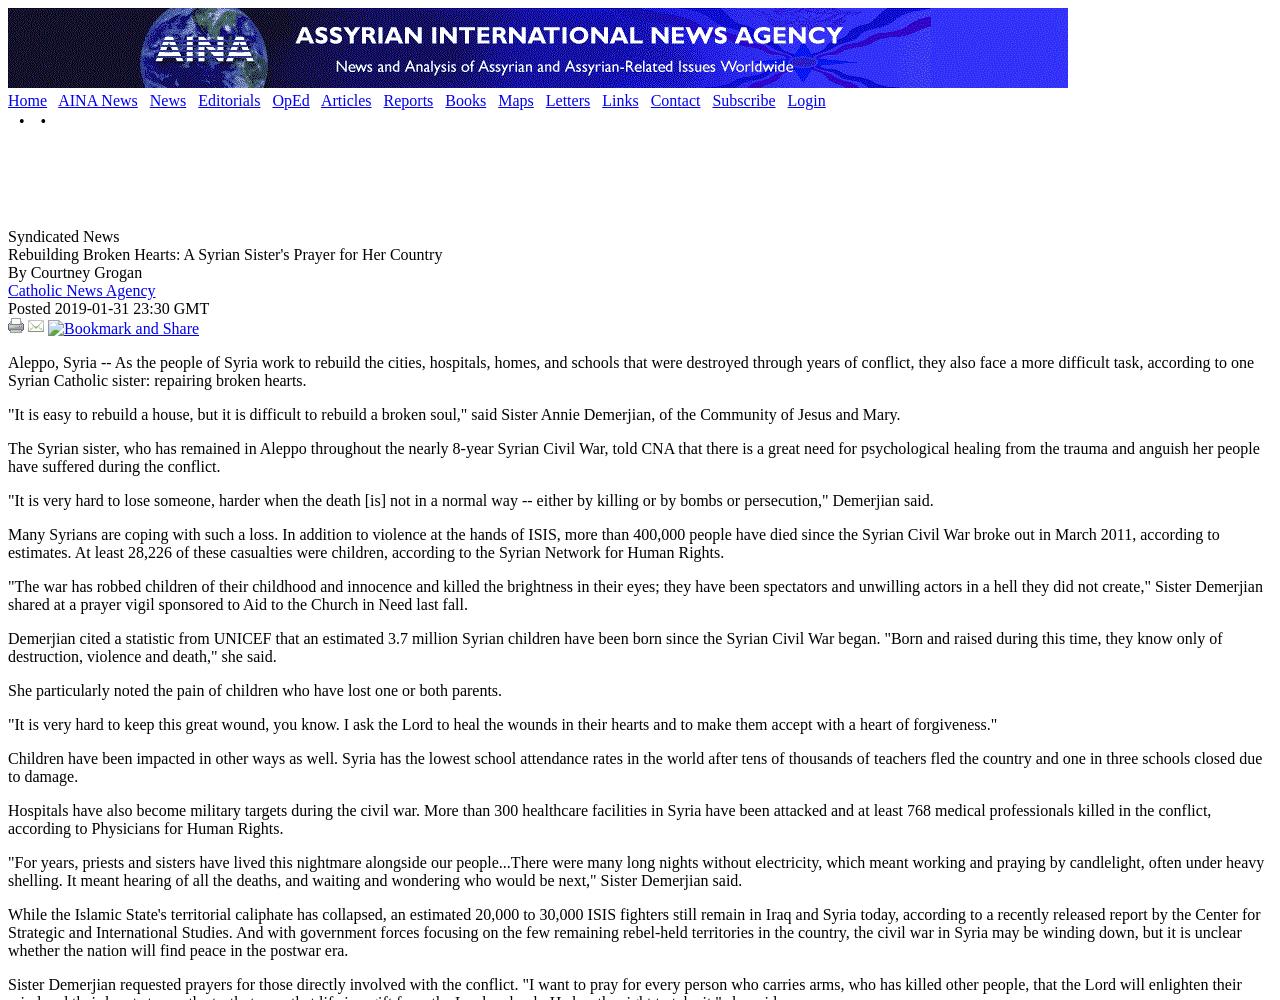 This screenshot has width=1280, height=1000. Describe the element at coordinates (107, 308) in the screenshot. I see `'Posted 2019-01-31 23:30 GMT'` at that location.